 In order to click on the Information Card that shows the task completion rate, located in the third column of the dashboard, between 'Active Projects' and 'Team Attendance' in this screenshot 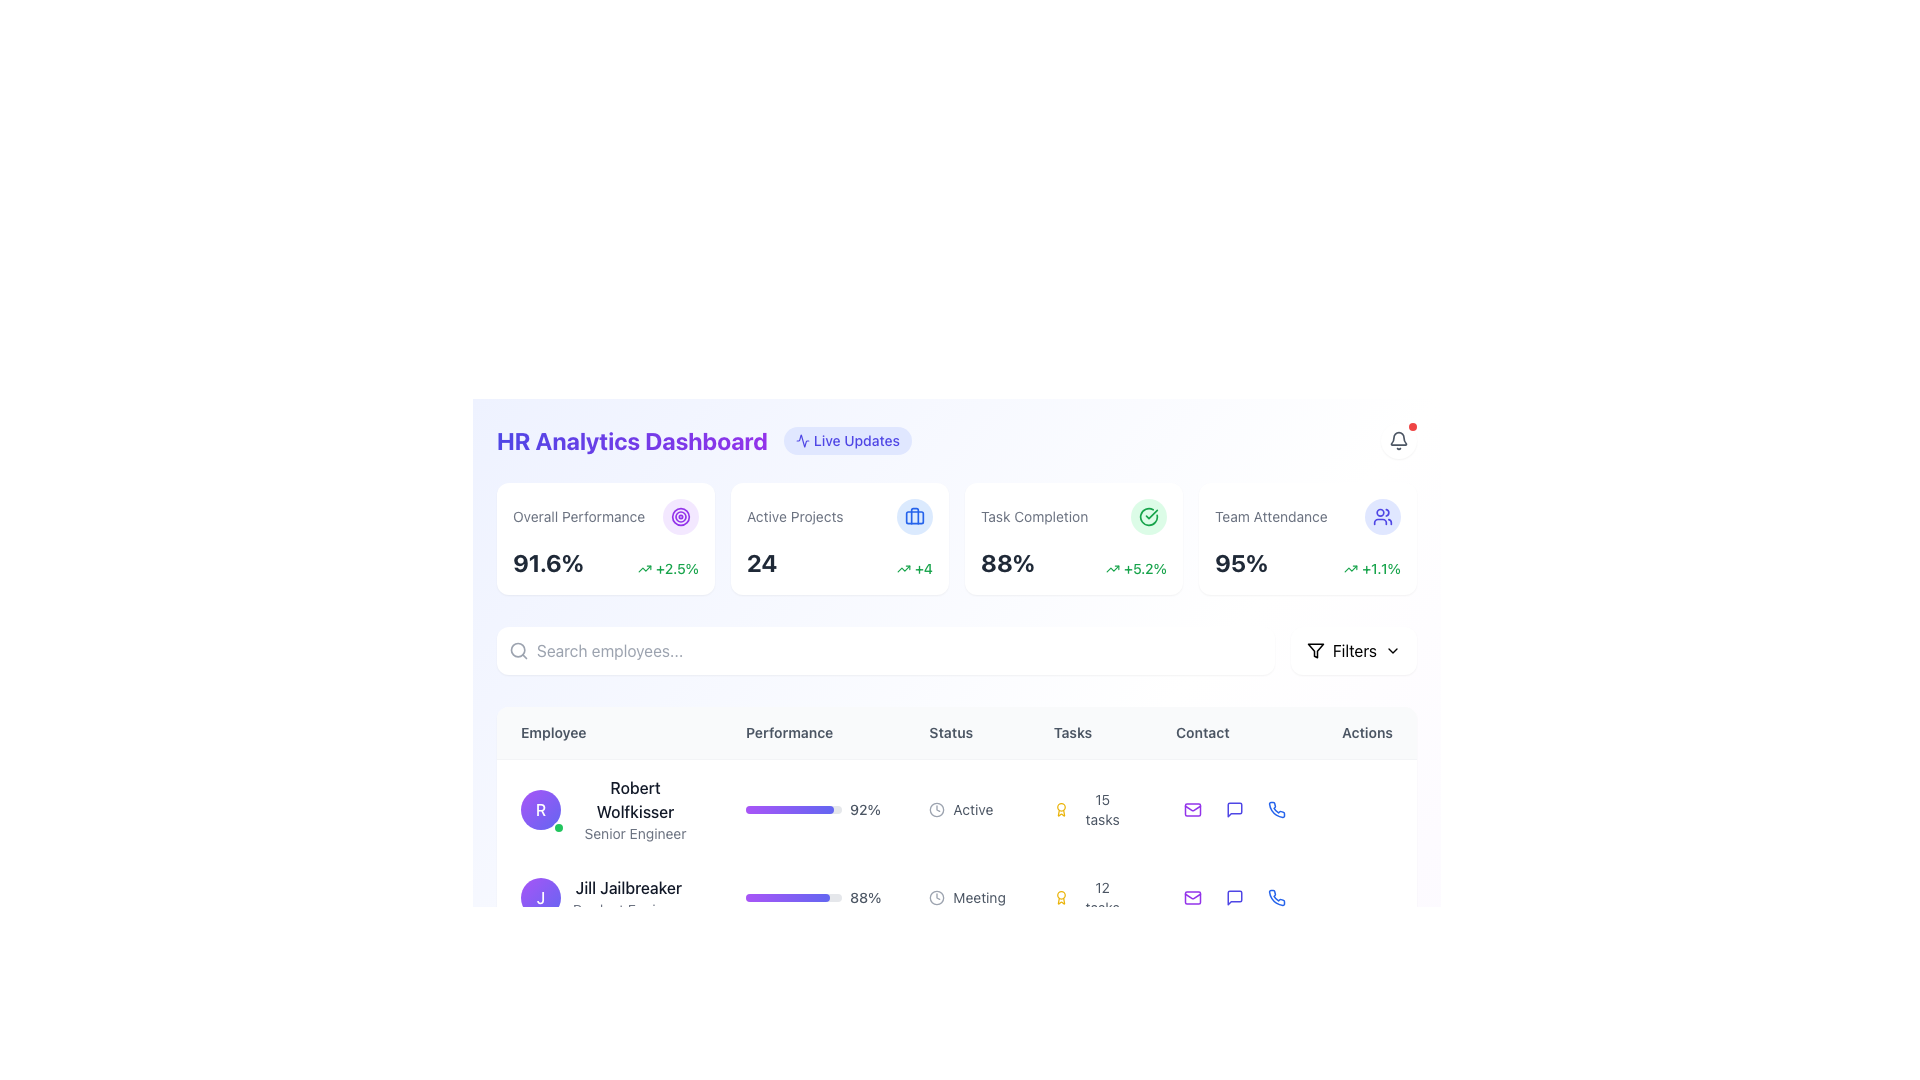, I will do `click(1073, 538)`.